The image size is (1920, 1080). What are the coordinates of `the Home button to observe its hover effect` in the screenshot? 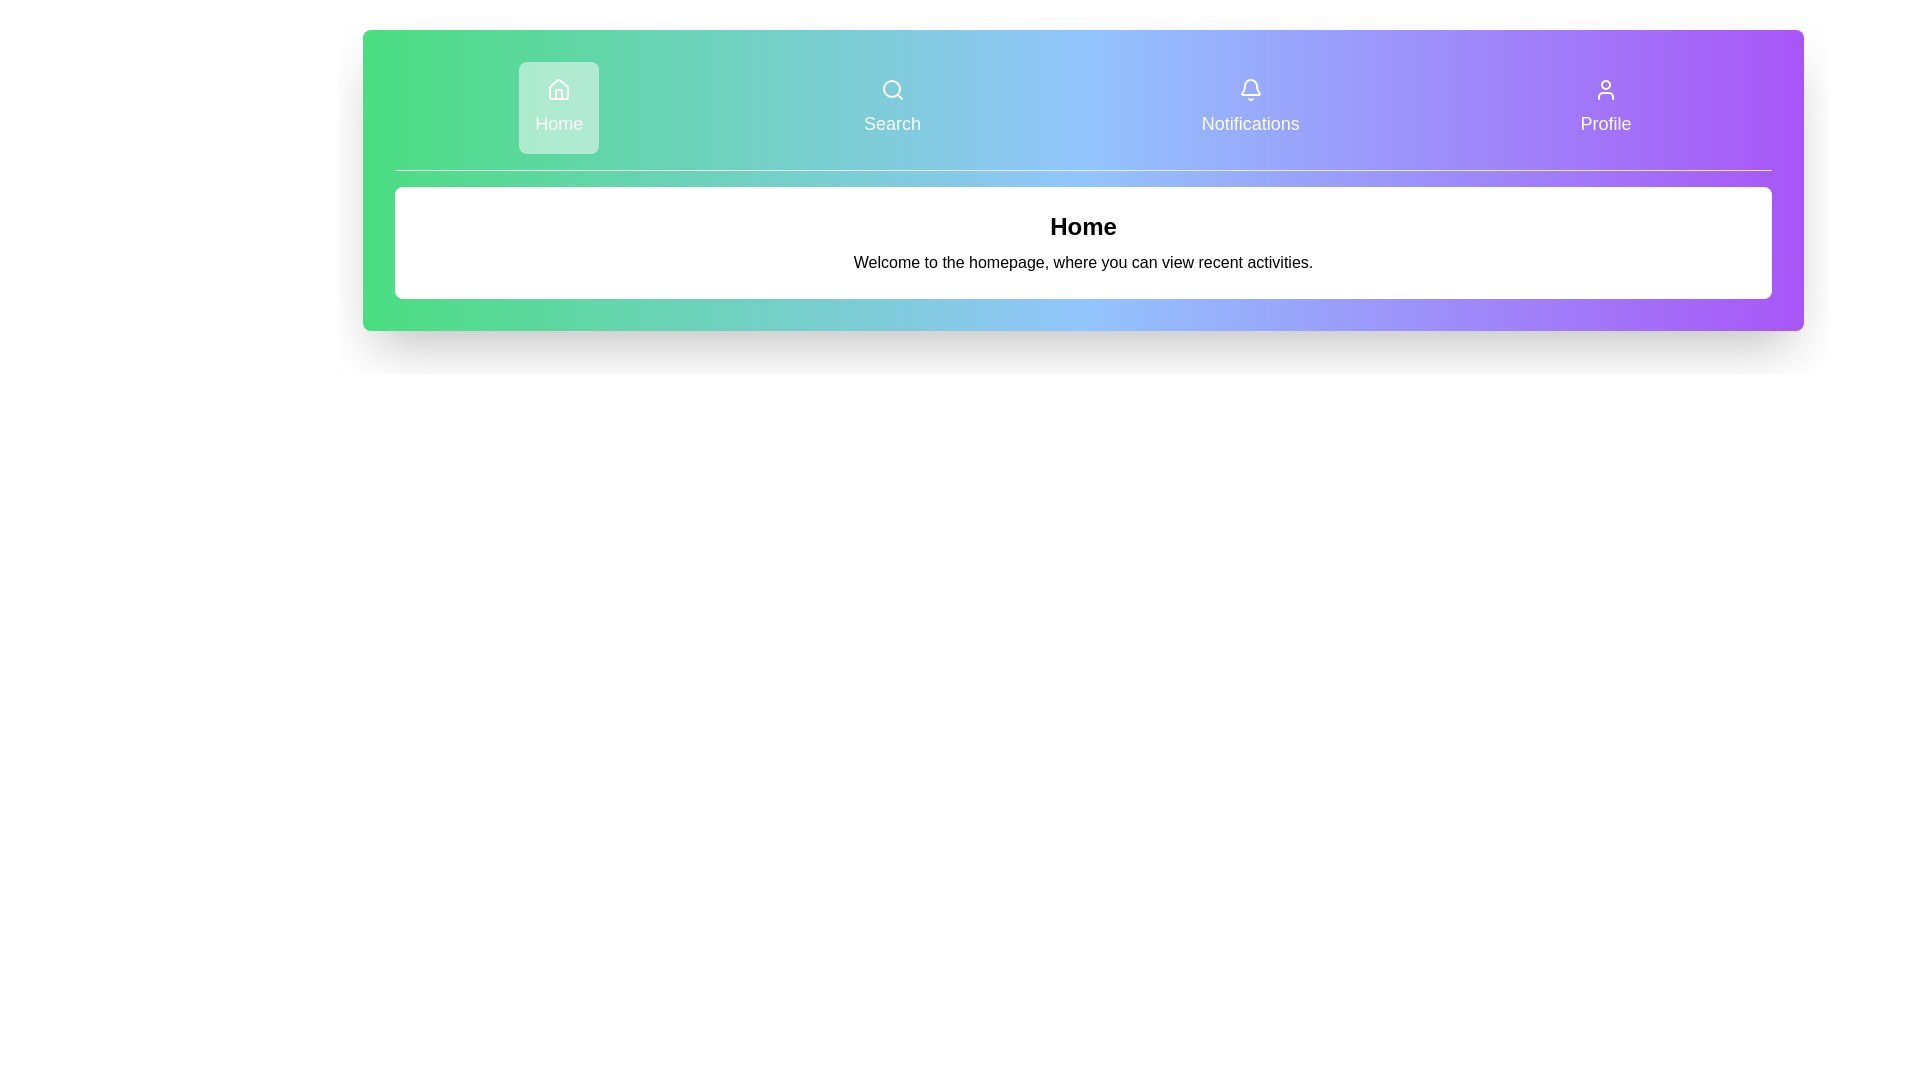 It's located at (558, 108).